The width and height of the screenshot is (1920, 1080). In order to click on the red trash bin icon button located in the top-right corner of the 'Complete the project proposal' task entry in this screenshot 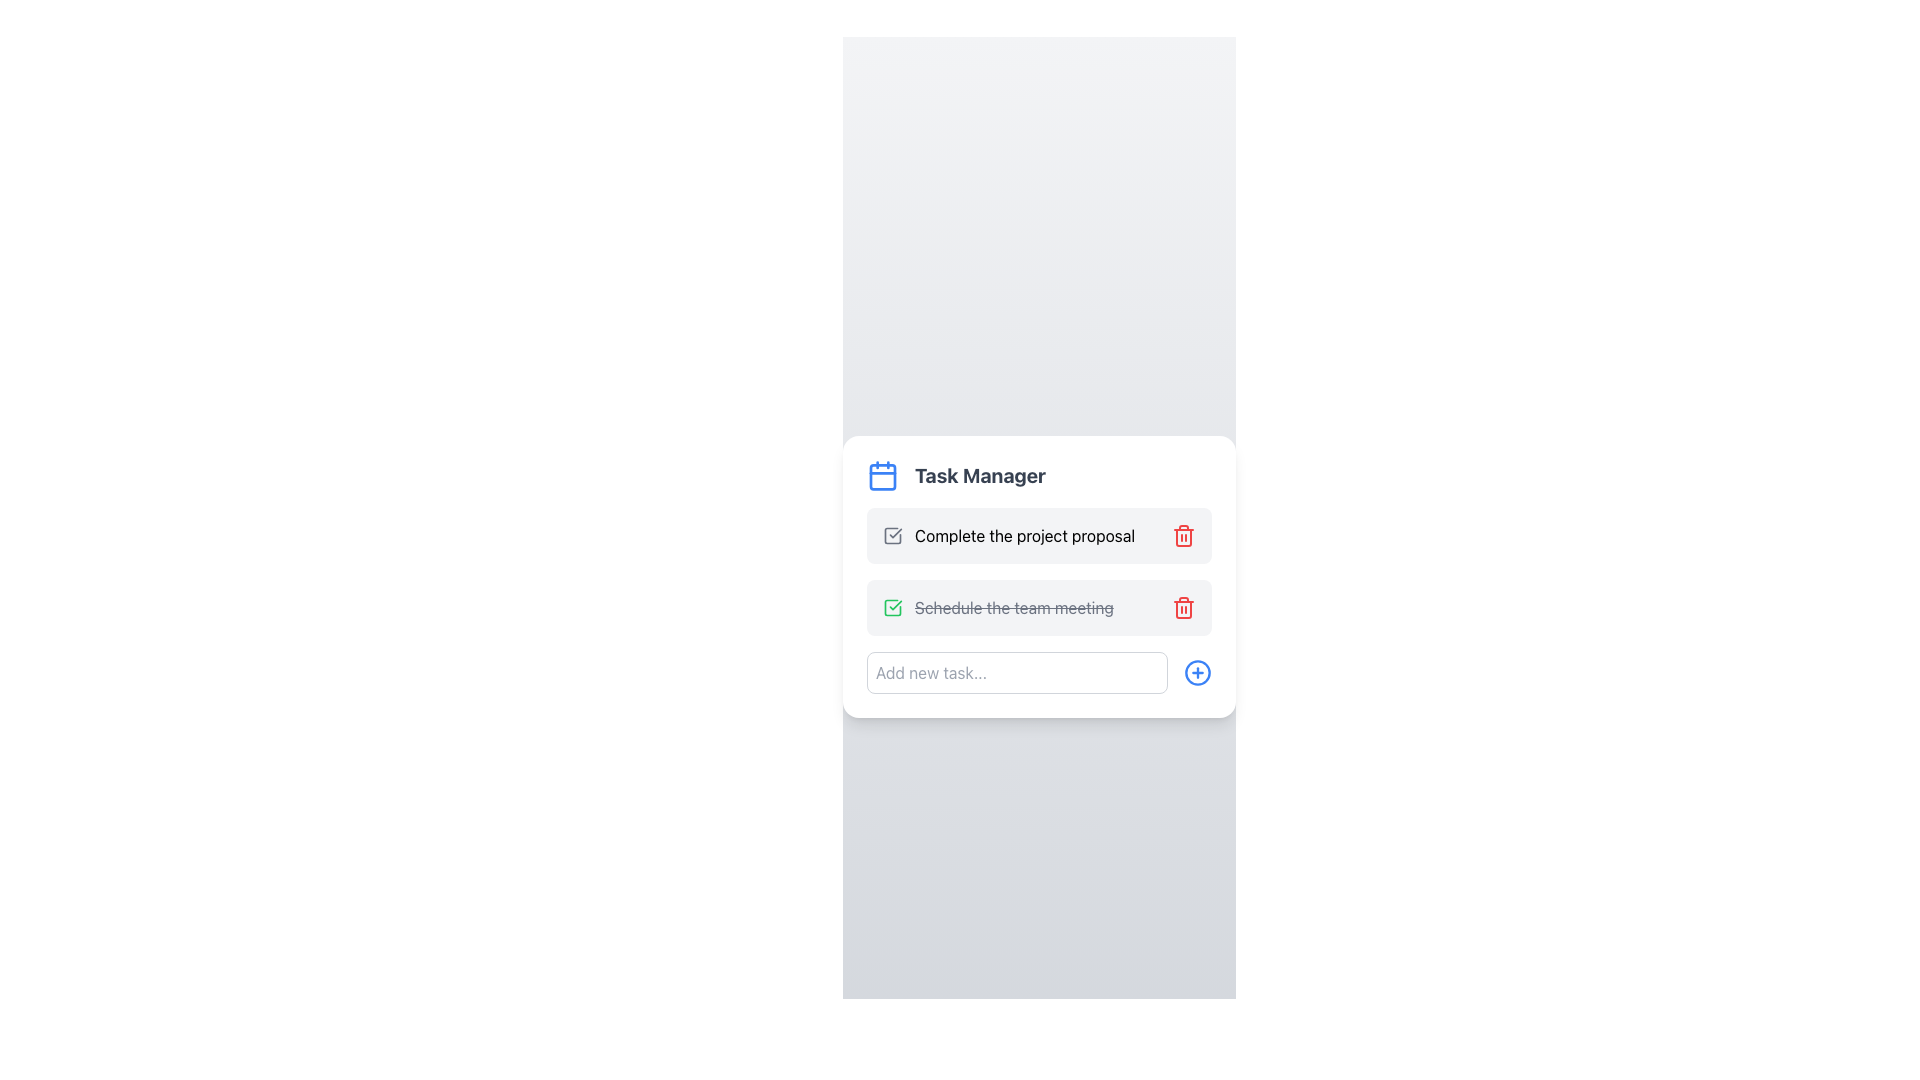, I will do `click(1184, 535)`.